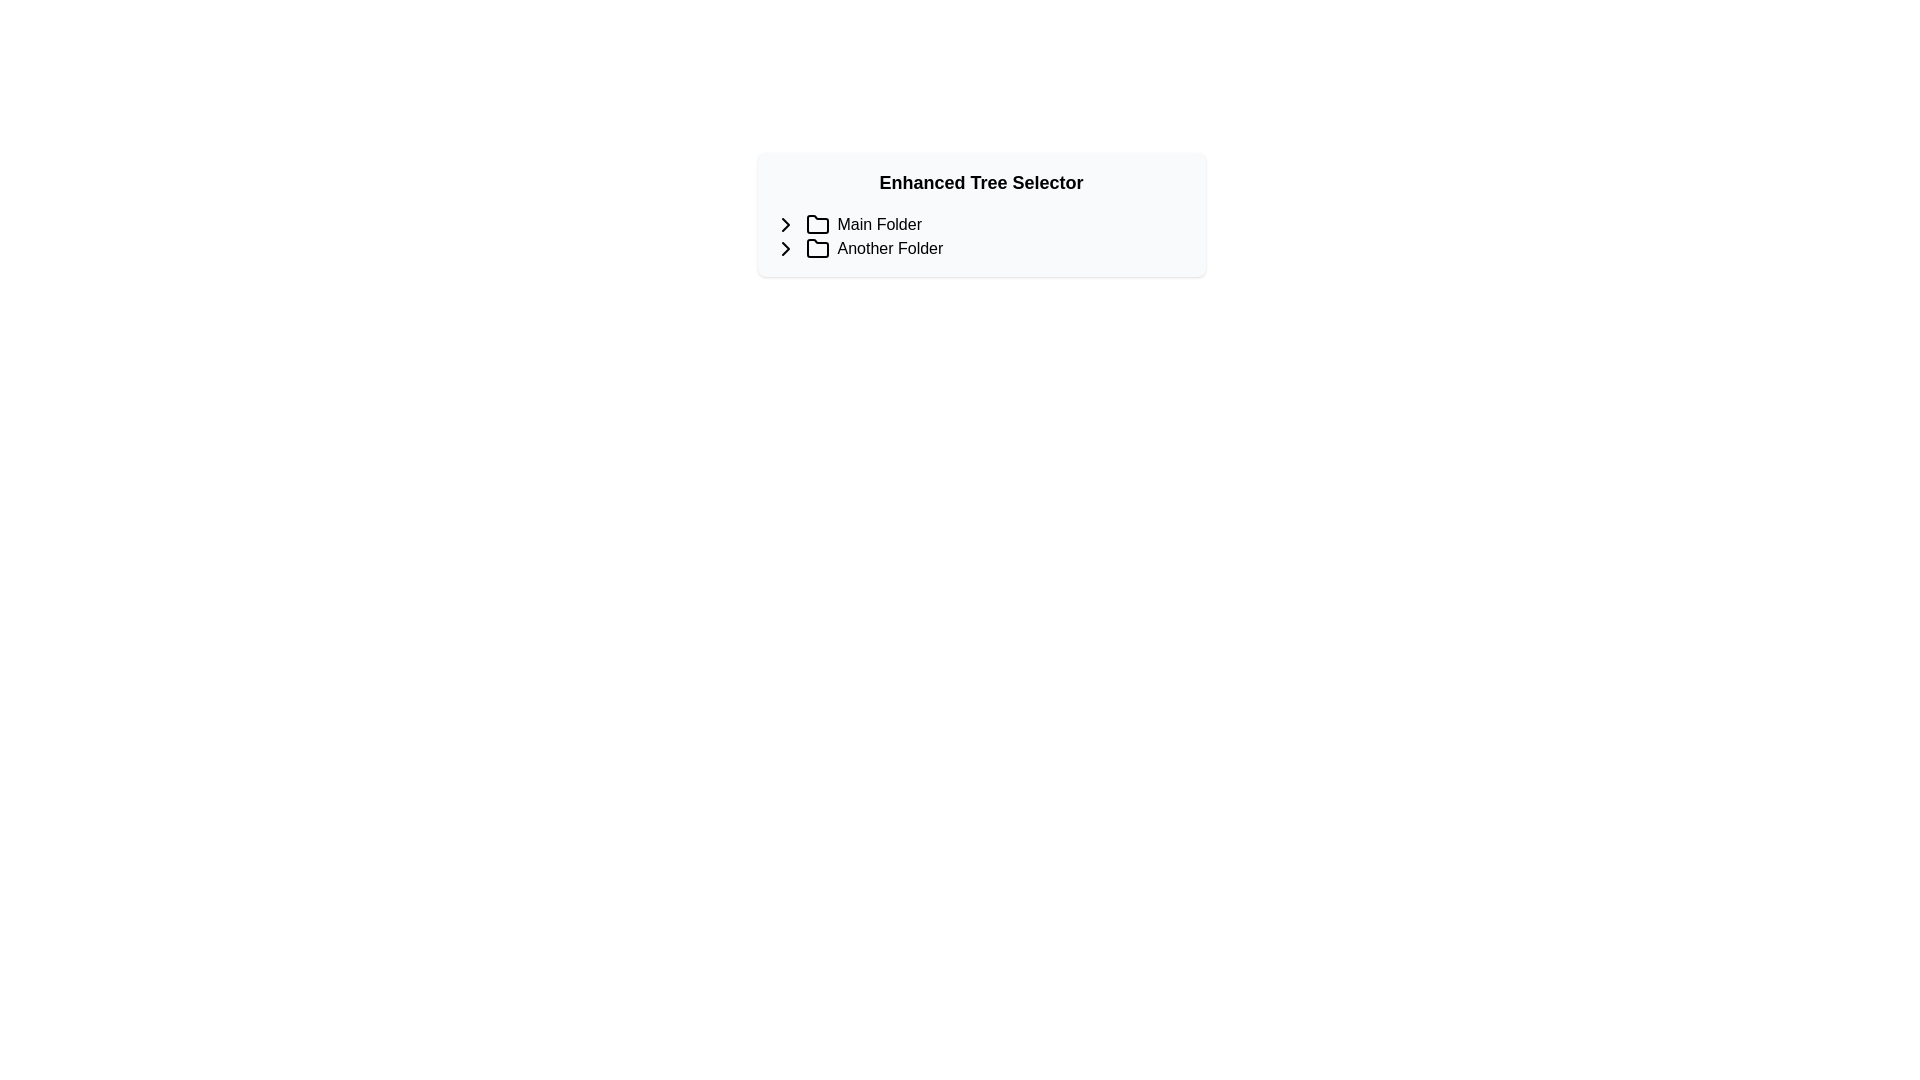 This screenshot has height=1080, width=1920. I want to click on the Text header that serves as the title of the section, located at the topmost position within a centered card-like structure, so click(981, 182).